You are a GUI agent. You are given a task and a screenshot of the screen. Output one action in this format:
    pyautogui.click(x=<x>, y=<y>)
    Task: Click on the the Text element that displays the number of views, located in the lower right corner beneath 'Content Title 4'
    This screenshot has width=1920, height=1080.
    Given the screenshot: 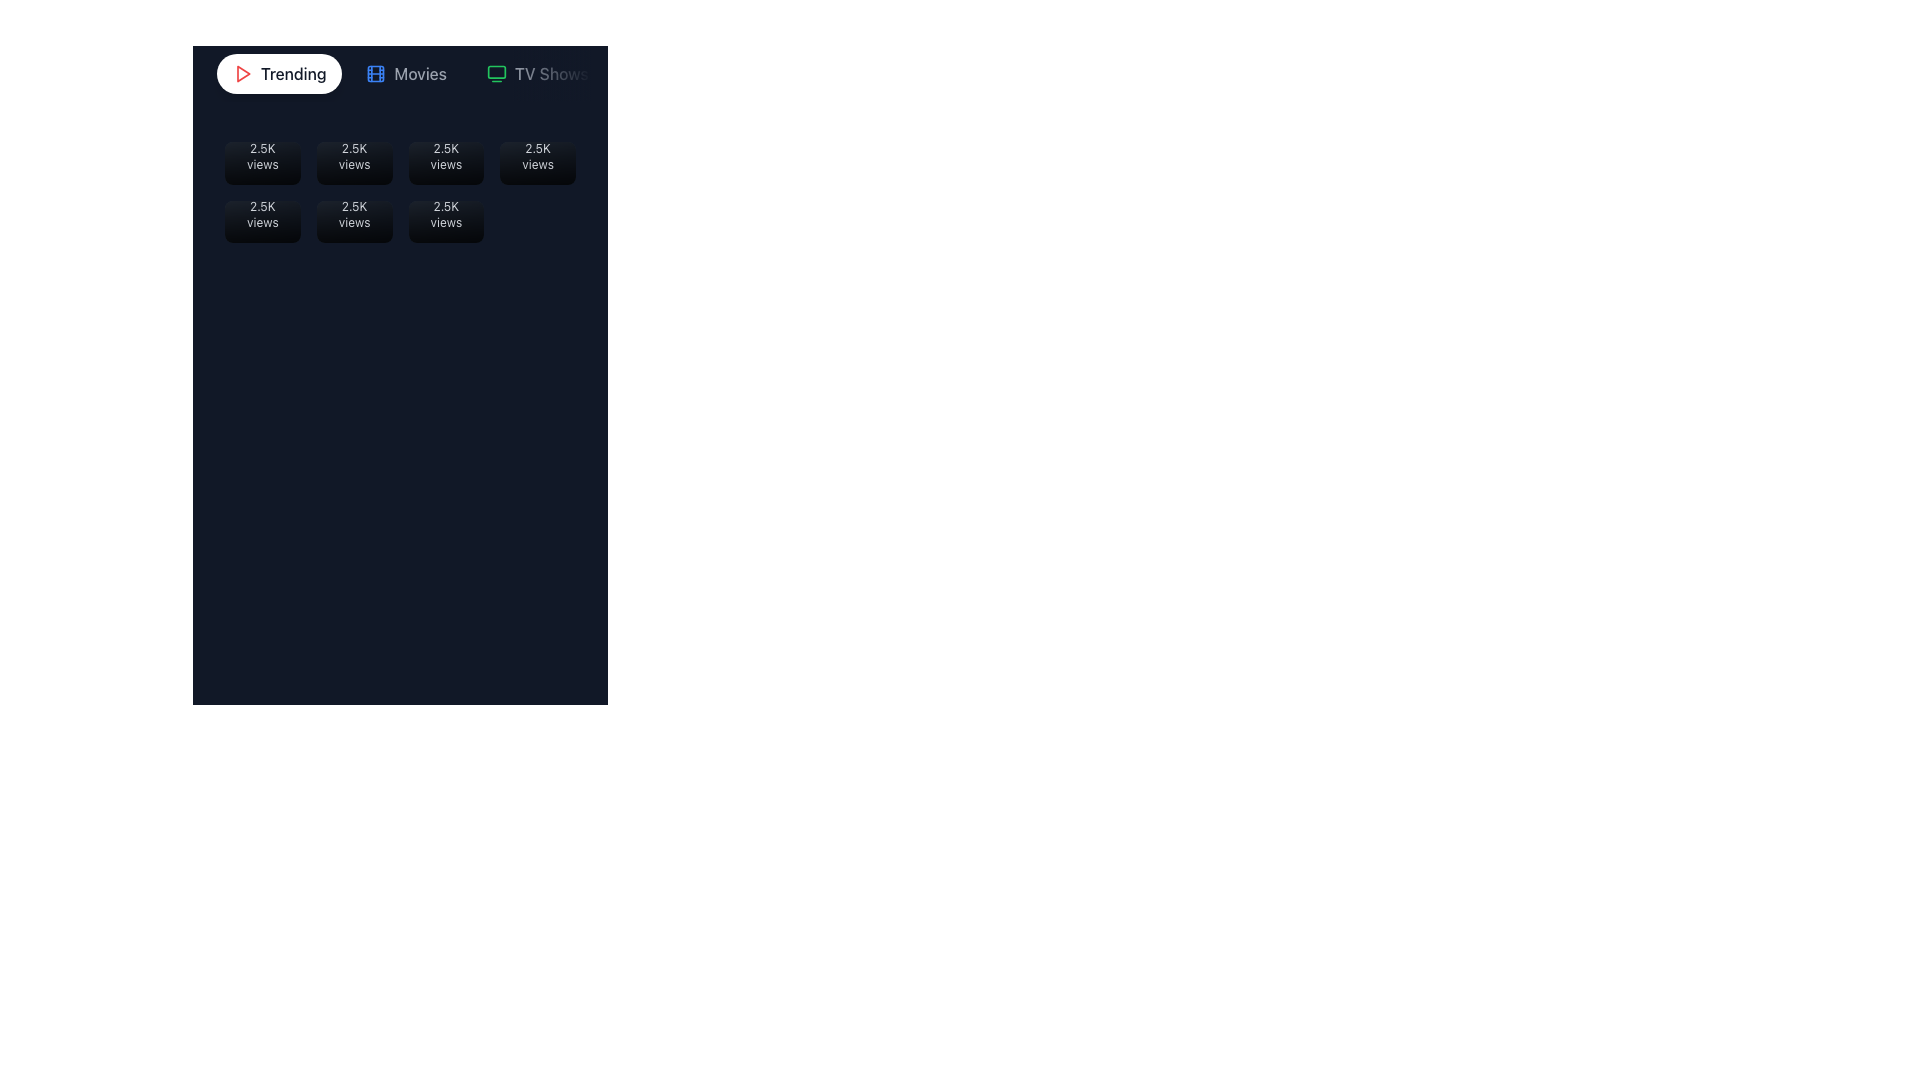 What is the action you would take?
    pyautogui.click(x=538, y=155)
    